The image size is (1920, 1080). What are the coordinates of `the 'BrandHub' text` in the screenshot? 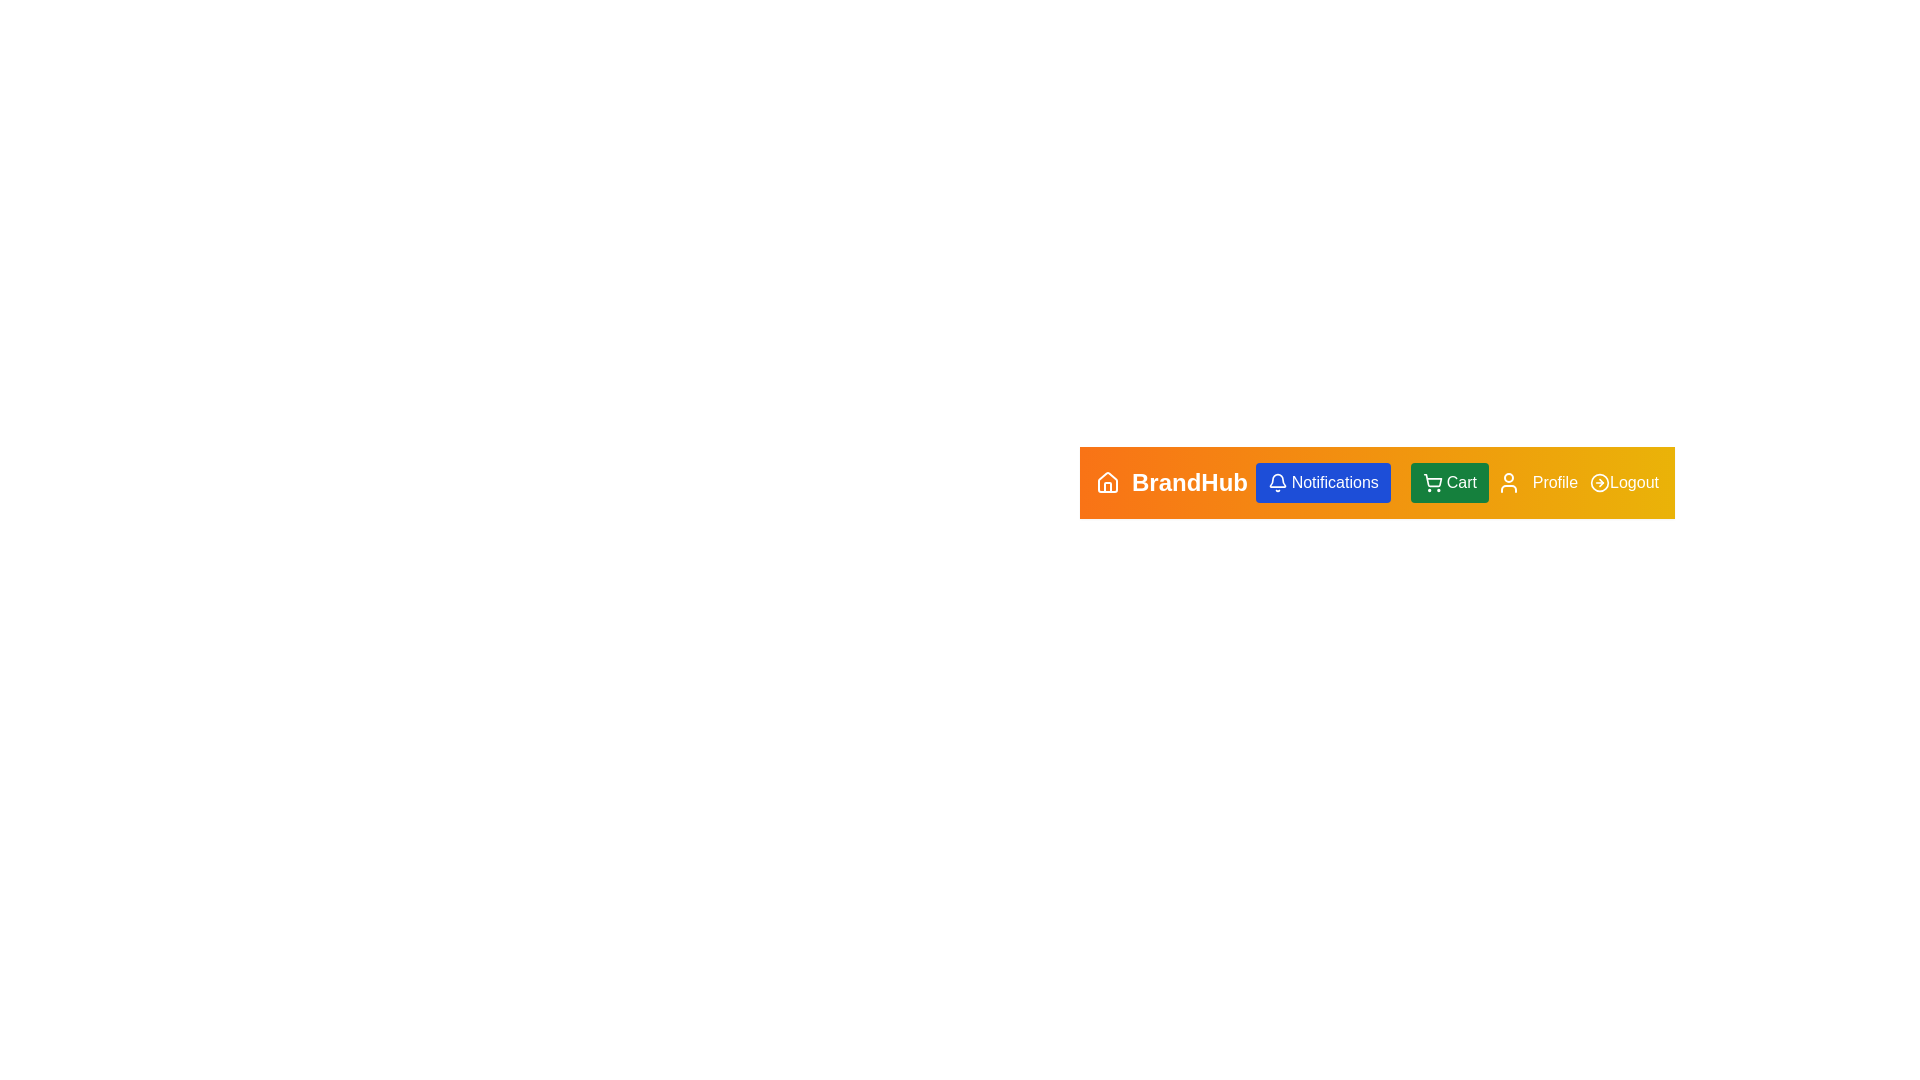 It's located at (1171, 482).